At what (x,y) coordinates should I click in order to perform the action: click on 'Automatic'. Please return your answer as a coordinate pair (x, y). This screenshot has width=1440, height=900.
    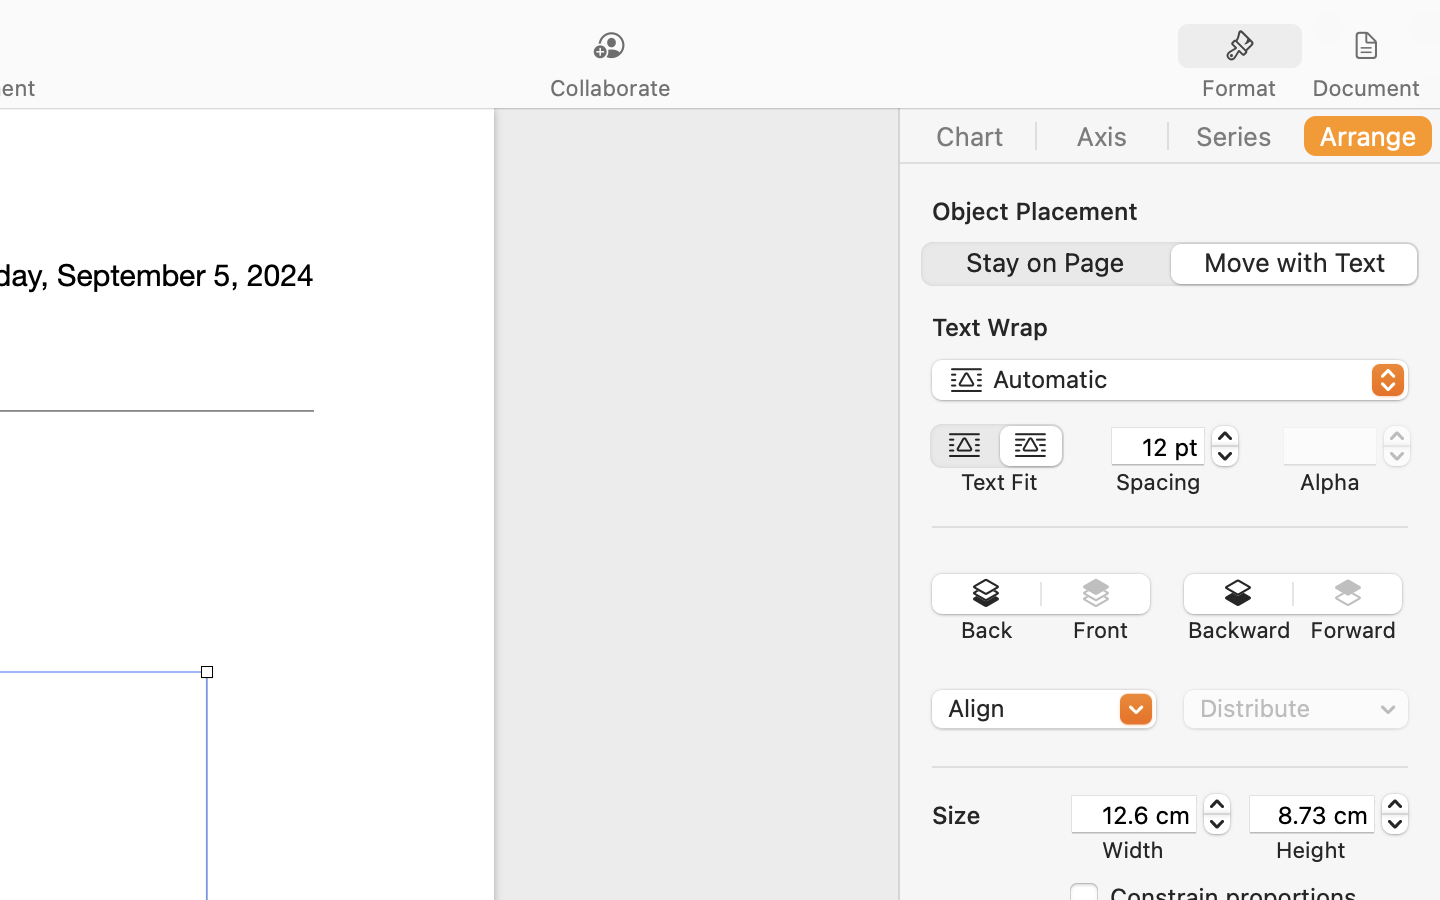
    Looking at the image, I should click on (1171, 383).